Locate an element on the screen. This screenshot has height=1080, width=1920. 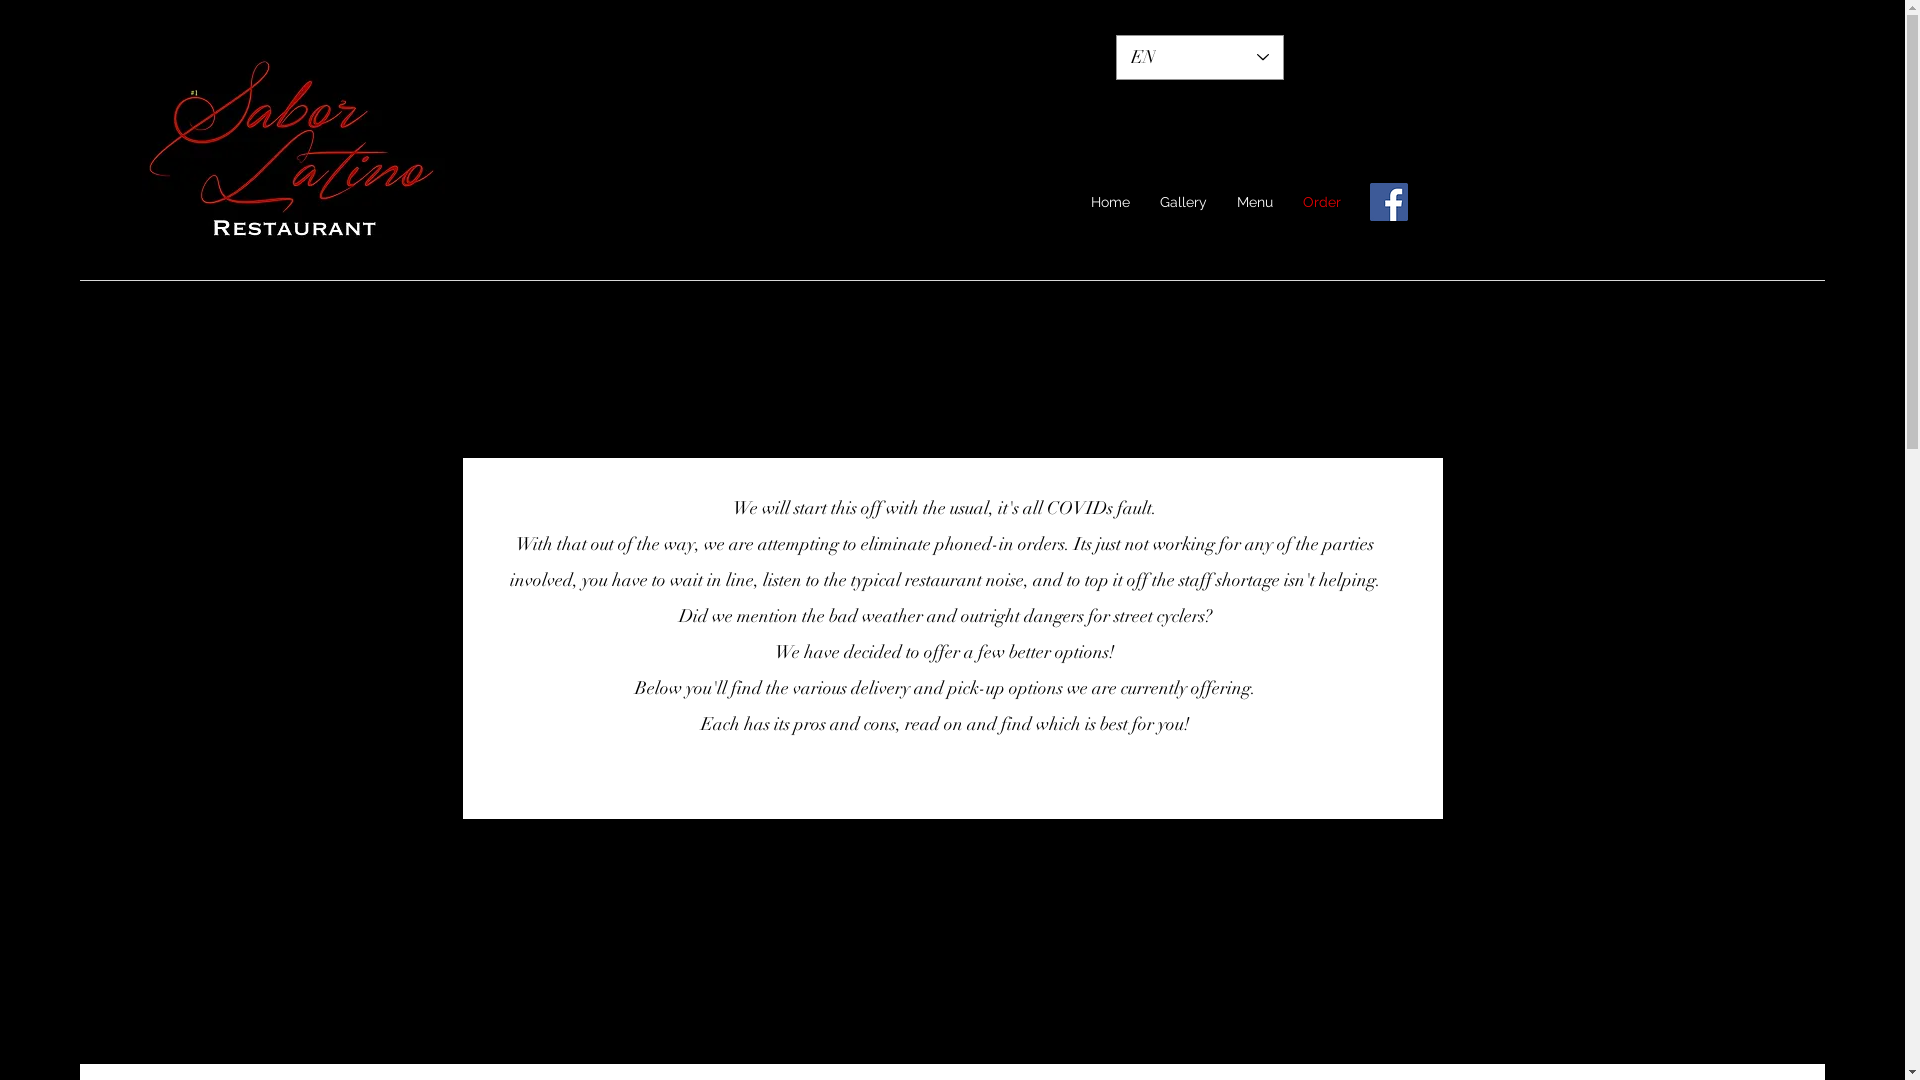
'Home' is located at coordinates (1109, 202).